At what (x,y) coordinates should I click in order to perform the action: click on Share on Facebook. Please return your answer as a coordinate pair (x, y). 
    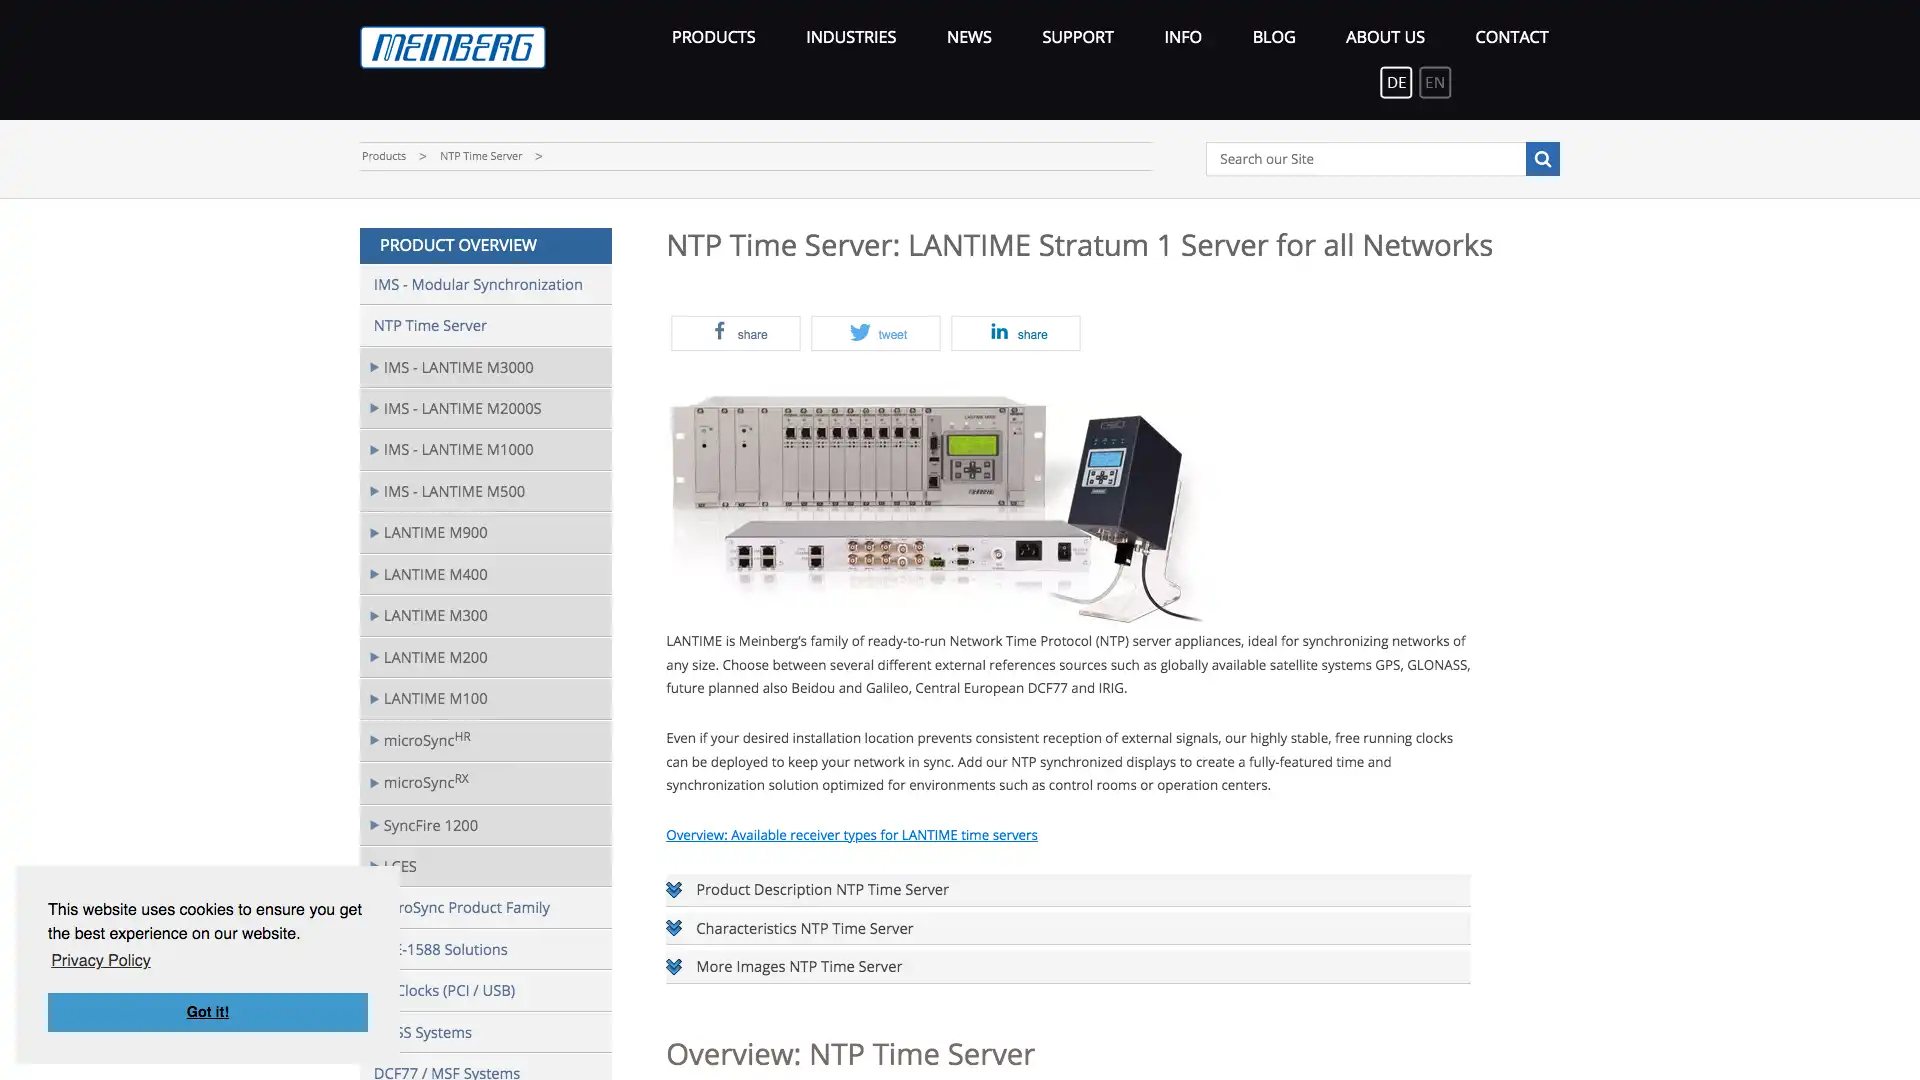
    Looking at the image, I should click on (734, 332).